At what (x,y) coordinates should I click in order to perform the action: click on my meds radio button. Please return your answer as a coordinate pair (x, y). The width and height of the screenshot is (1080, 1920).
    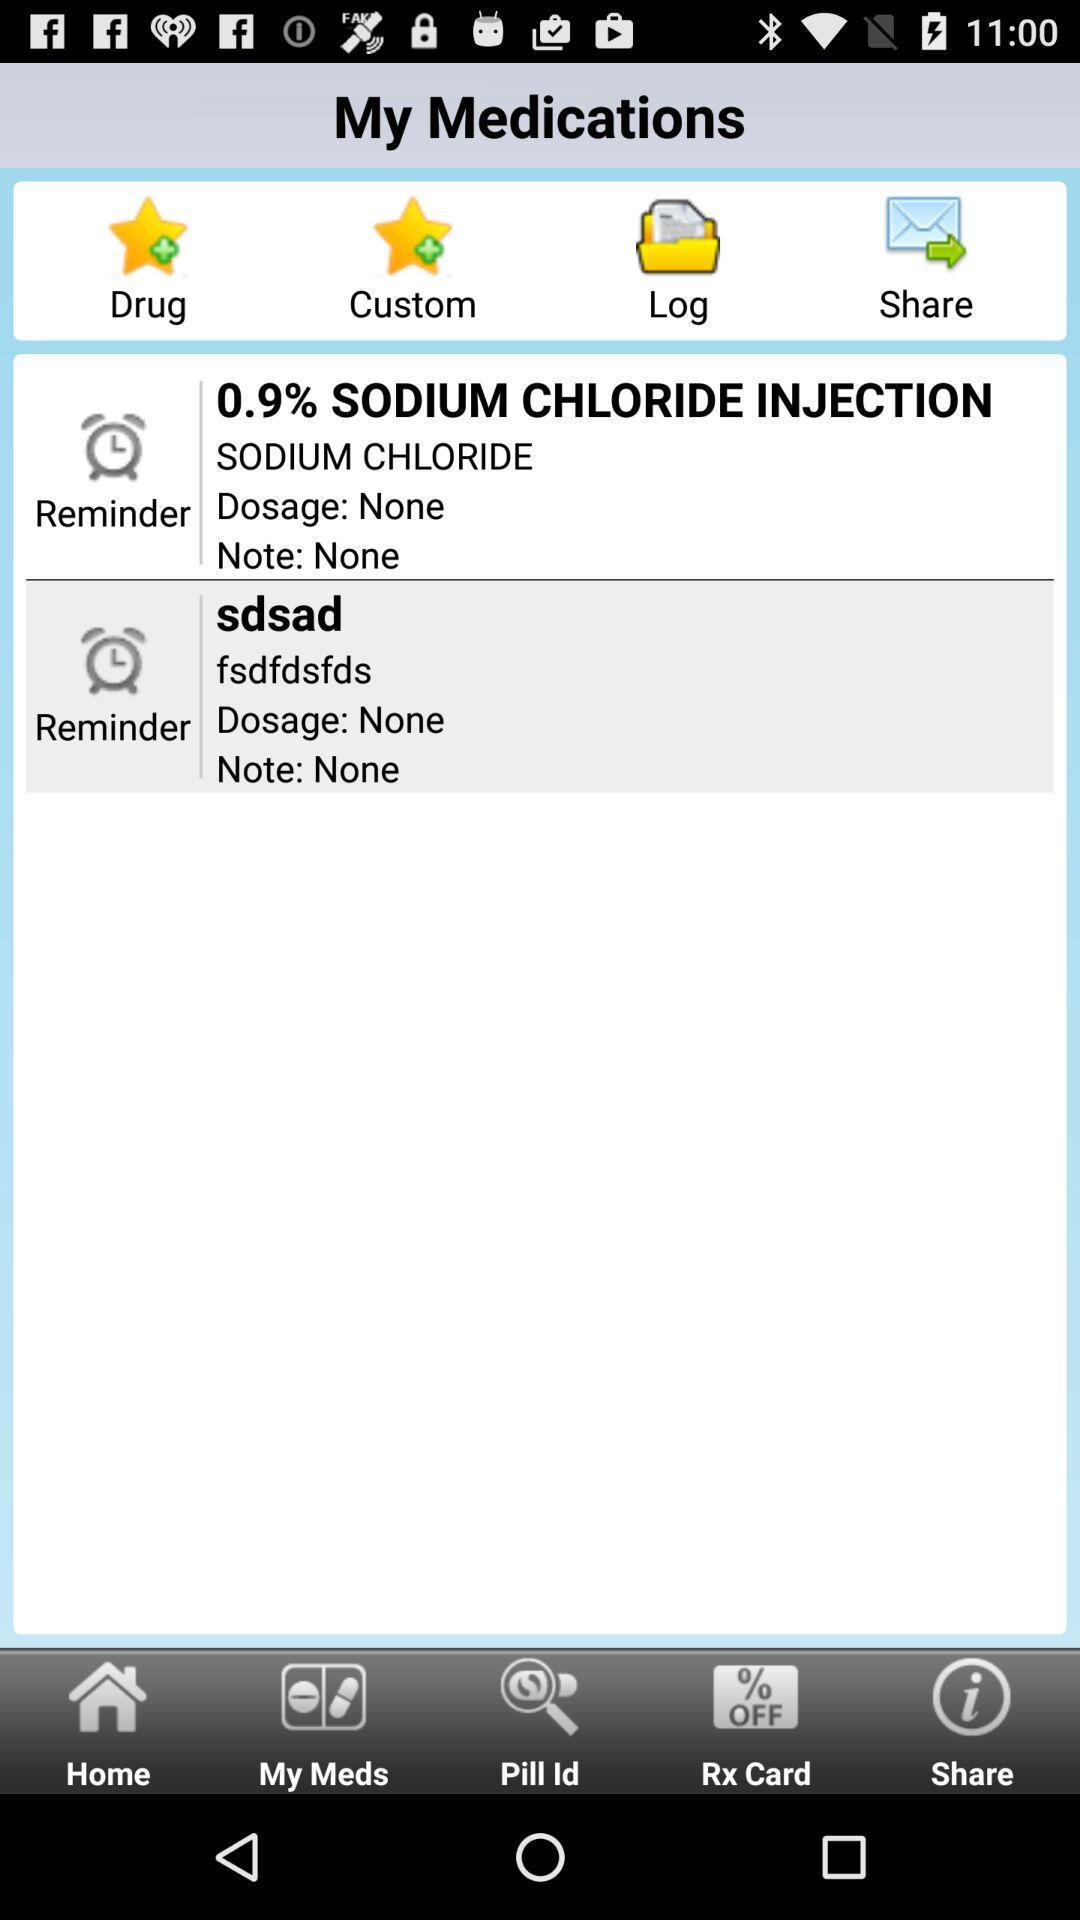
    Looking at the image, I should click on (323, 1719).